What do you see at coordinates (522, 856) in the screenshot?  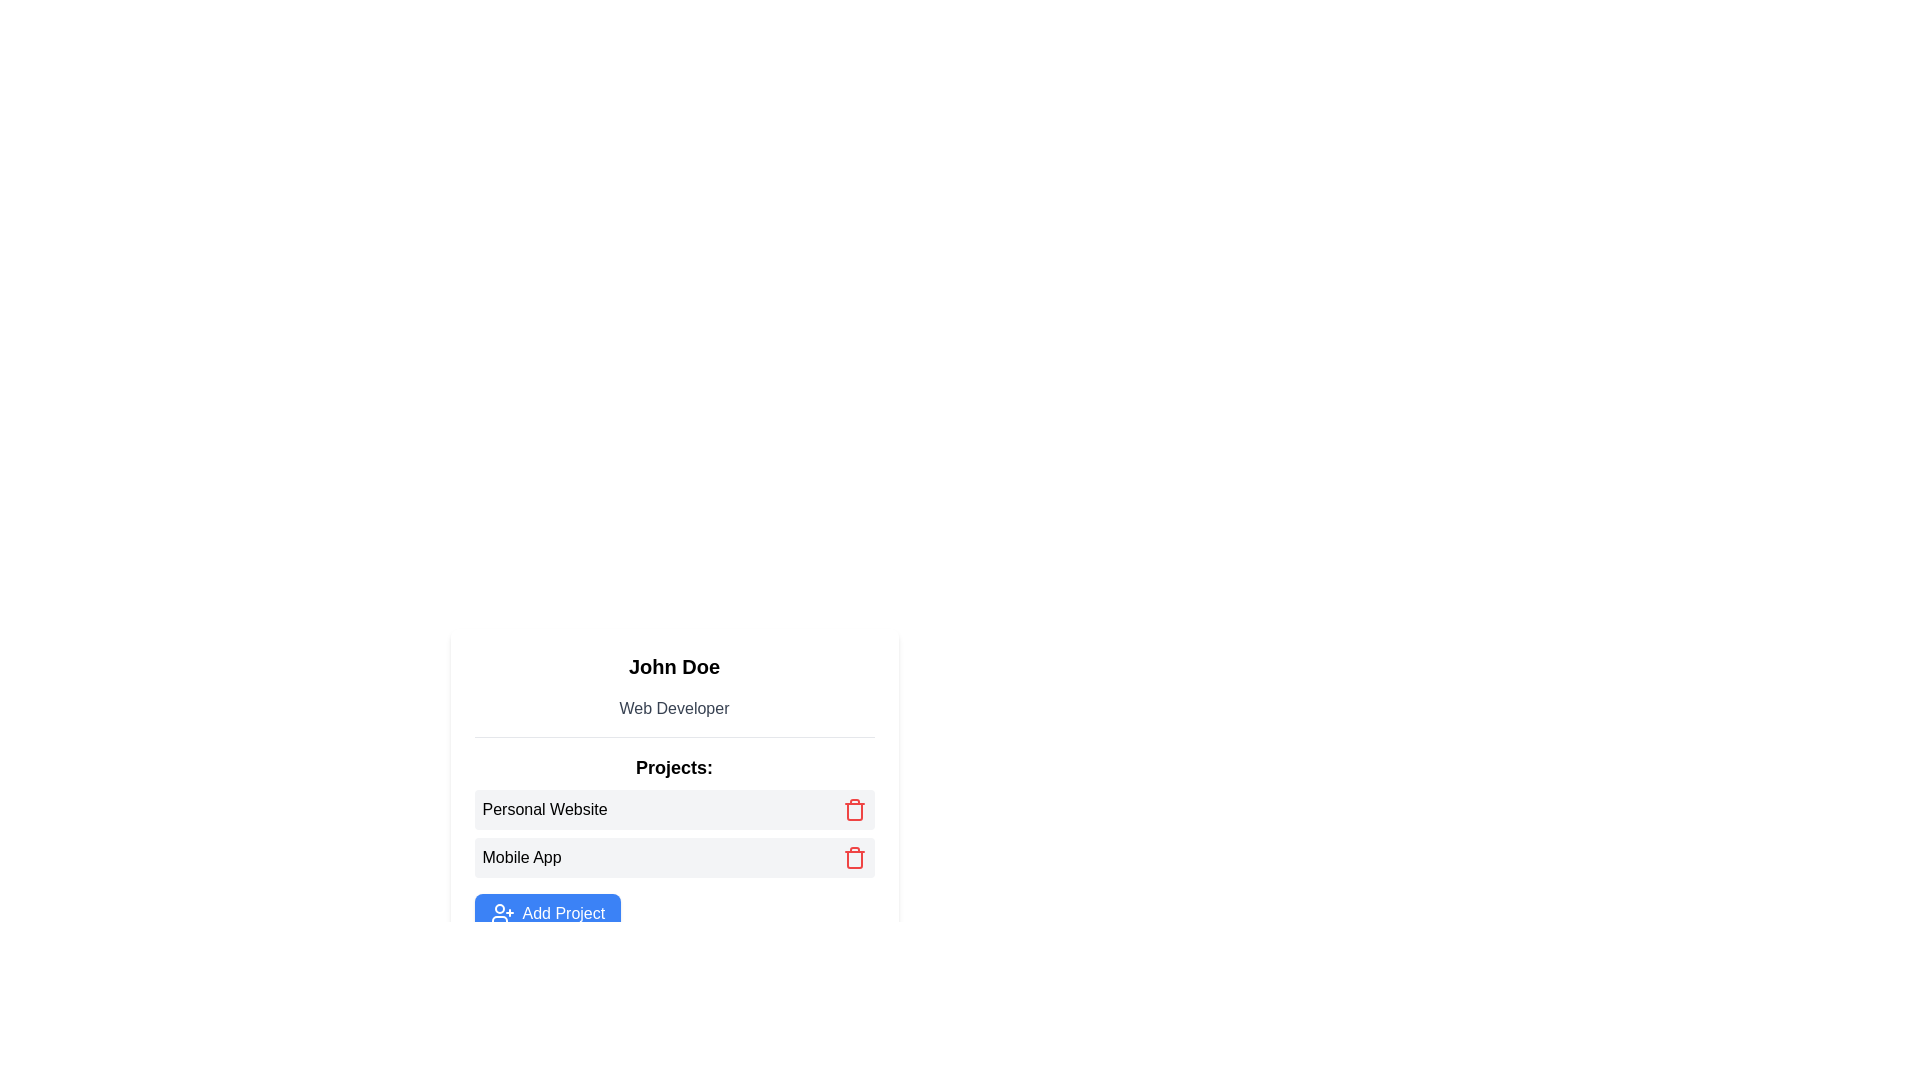 I see `the 'Mobile App' text label, which is styled in a dark color and is positioned` at bounding box center [522, 856].